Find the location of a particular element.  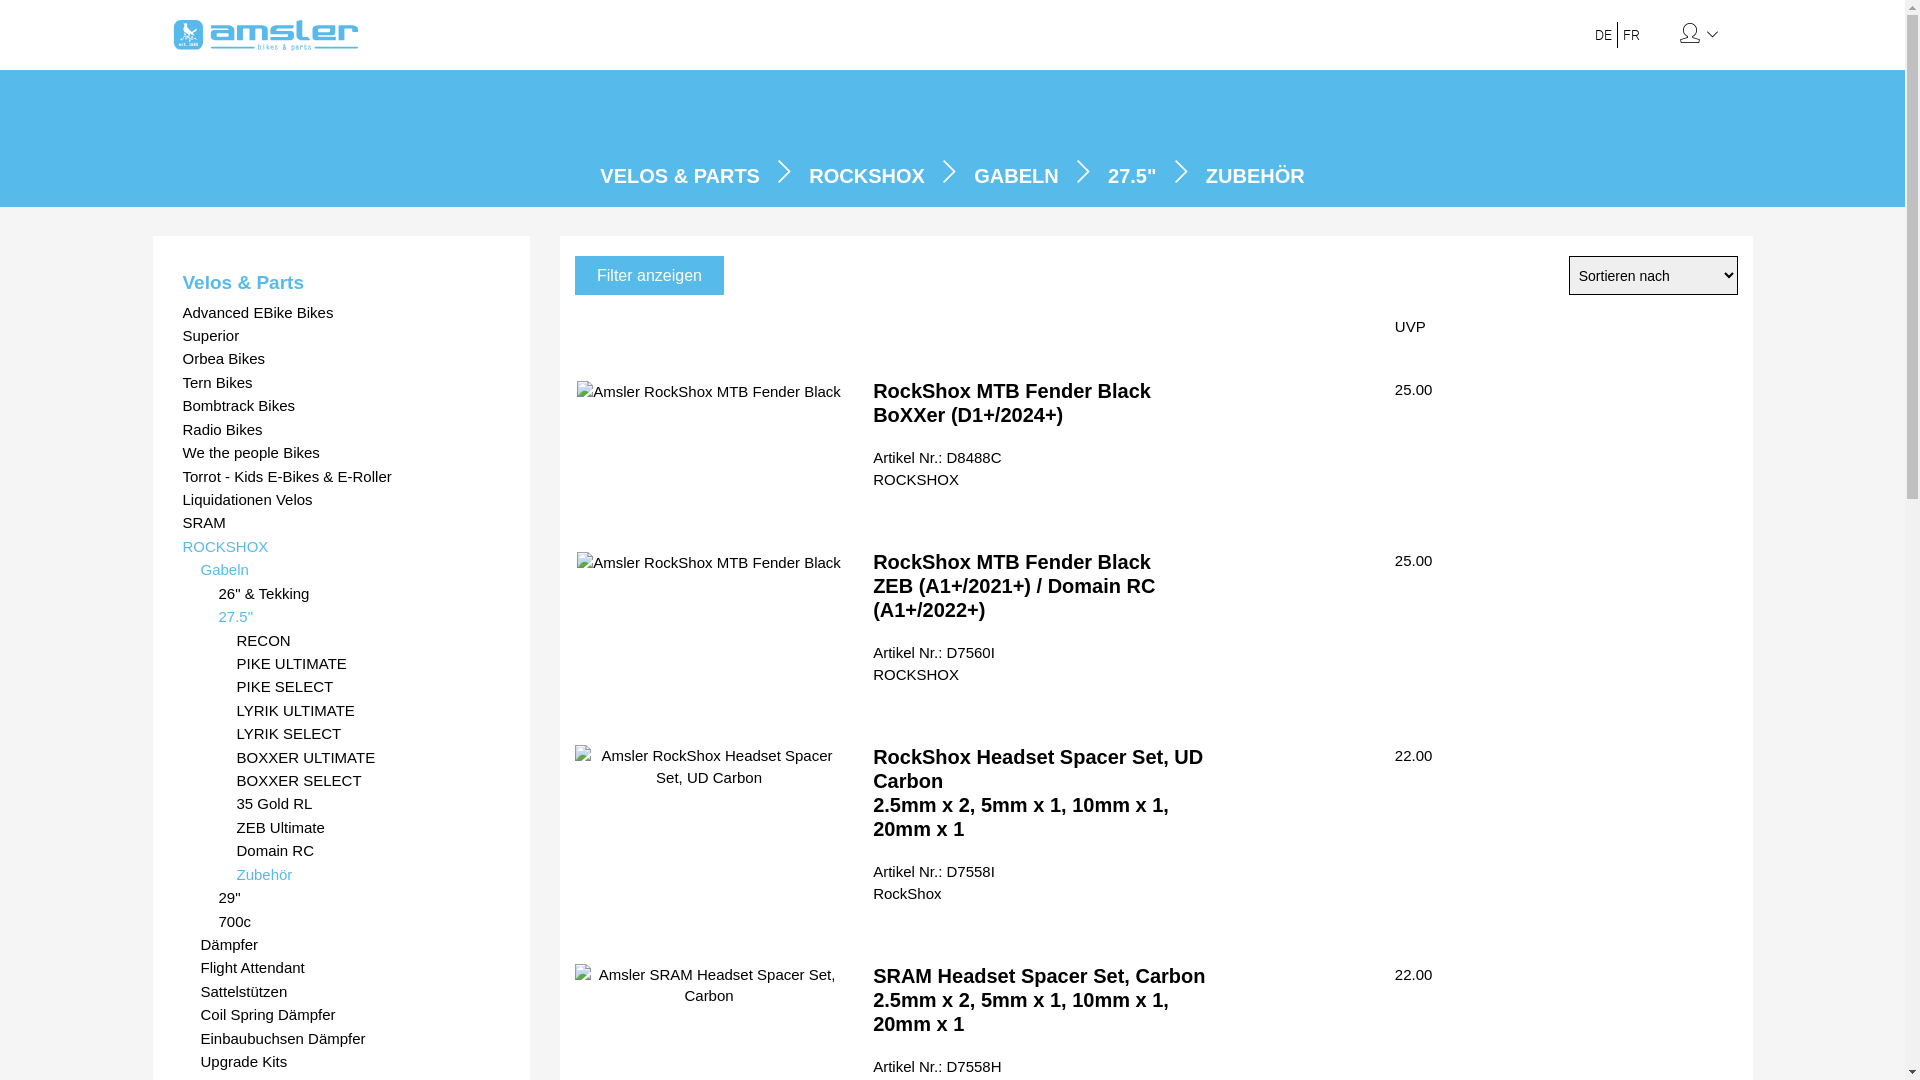

'ROCKSHOX' is located at coordinates (340, 546).